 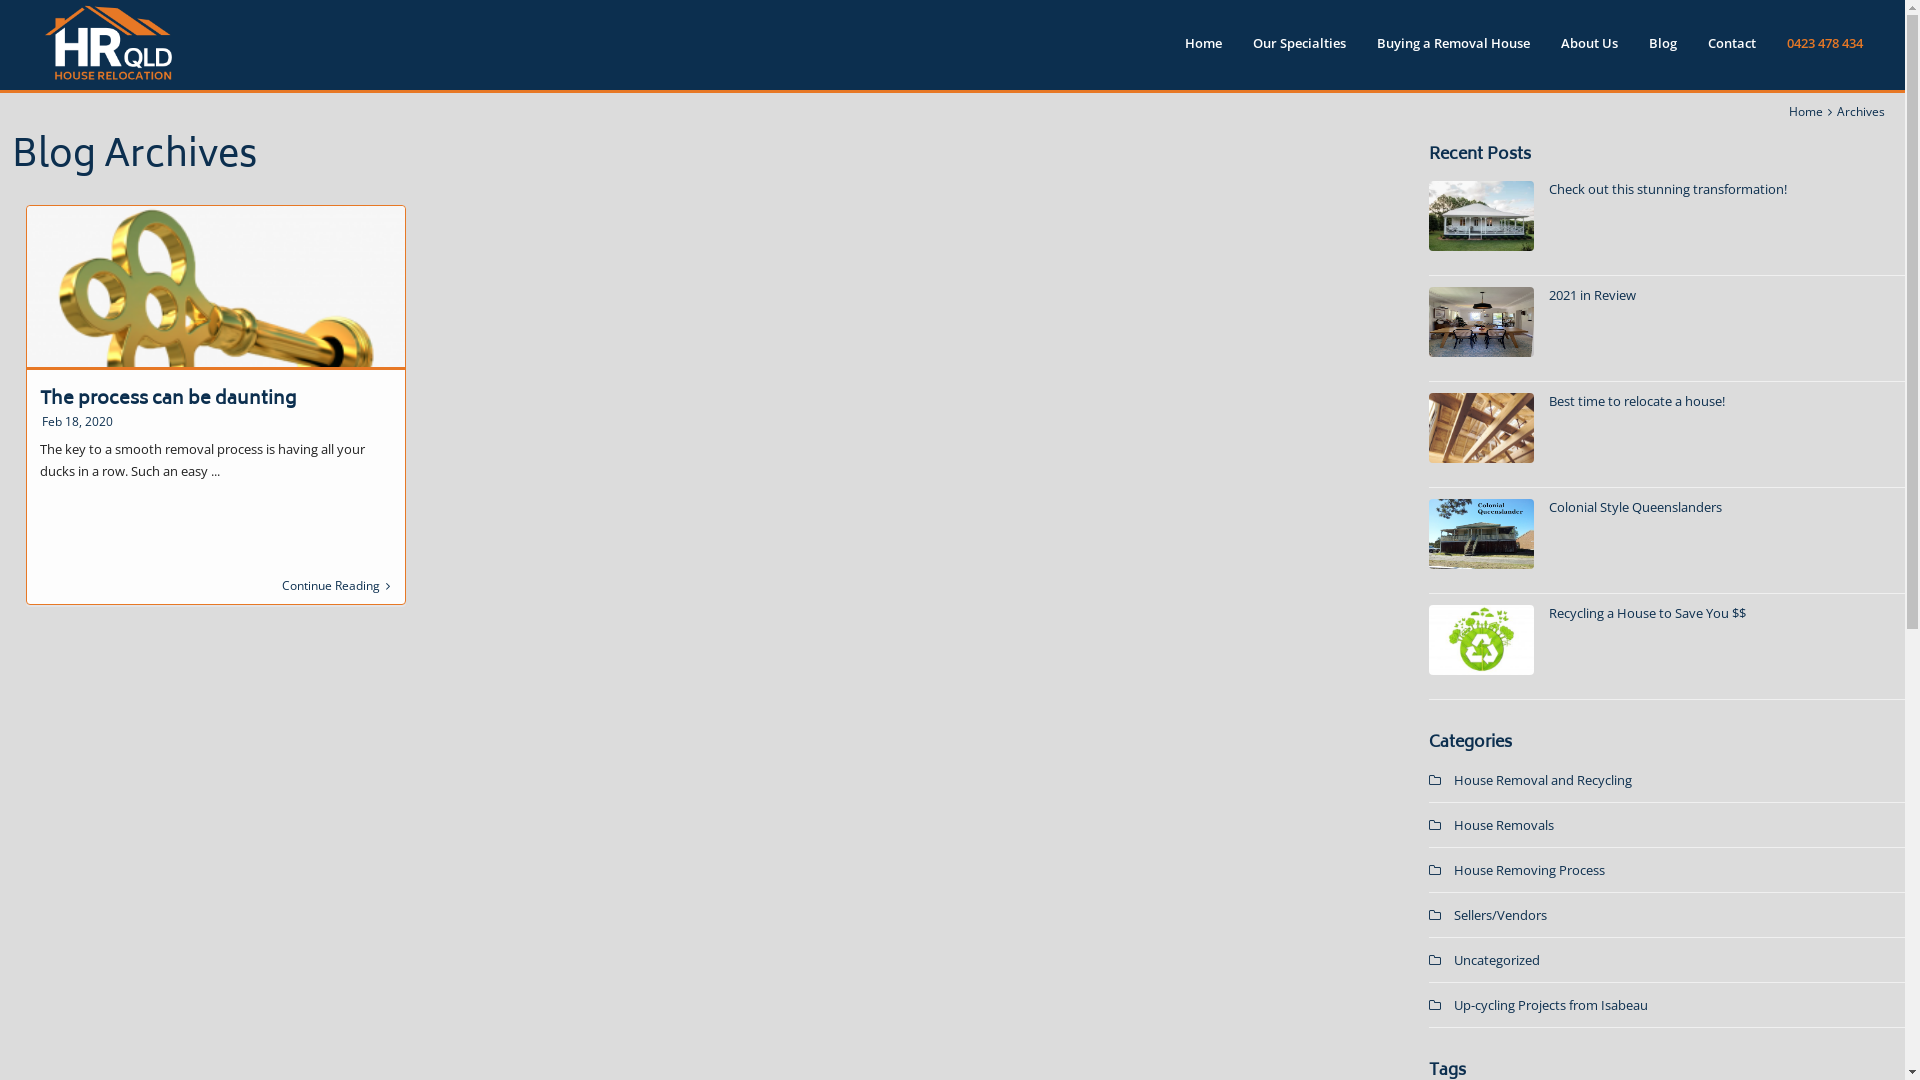 I want to click on 'Continue Reading', so click(x=336, y=585).